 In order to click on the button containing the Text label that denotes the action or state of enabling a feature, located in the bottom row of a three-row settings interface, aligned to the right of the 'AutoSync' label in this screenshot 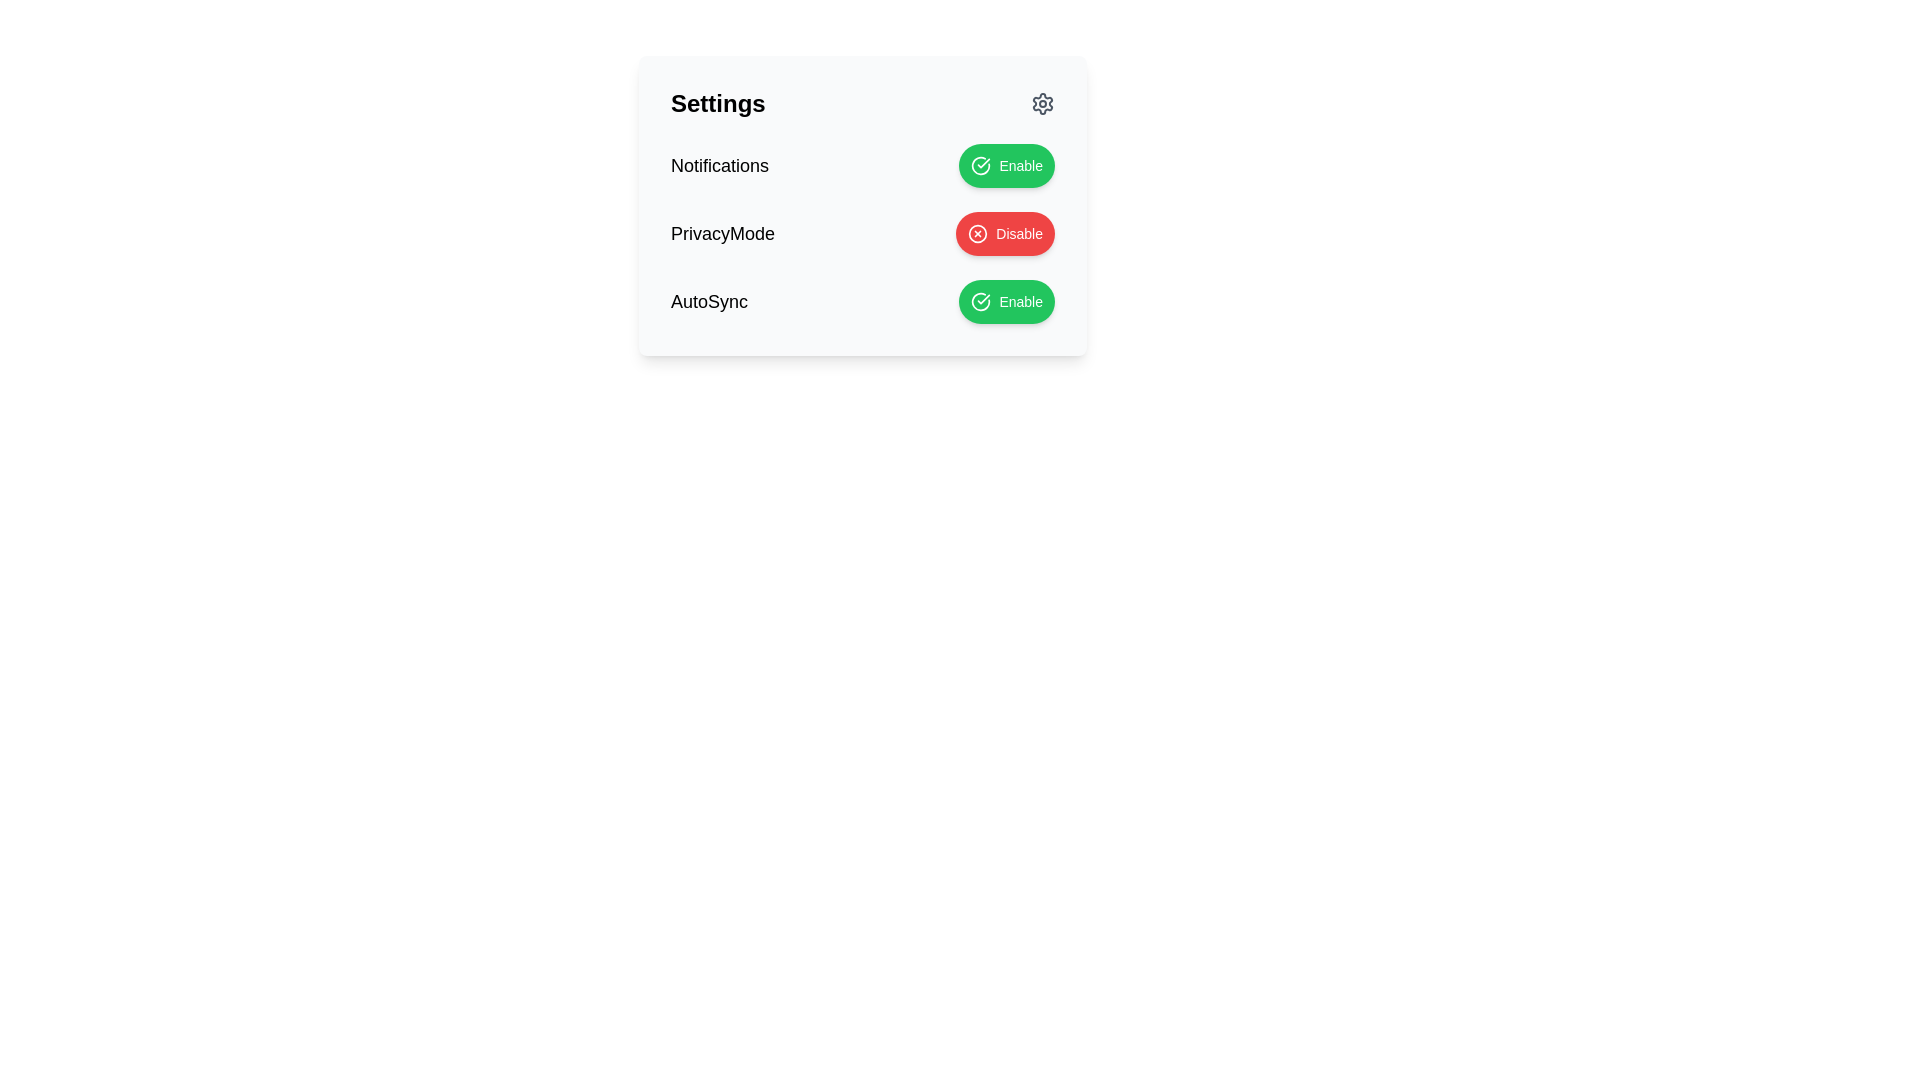, I will do `click(1021, 164)`.